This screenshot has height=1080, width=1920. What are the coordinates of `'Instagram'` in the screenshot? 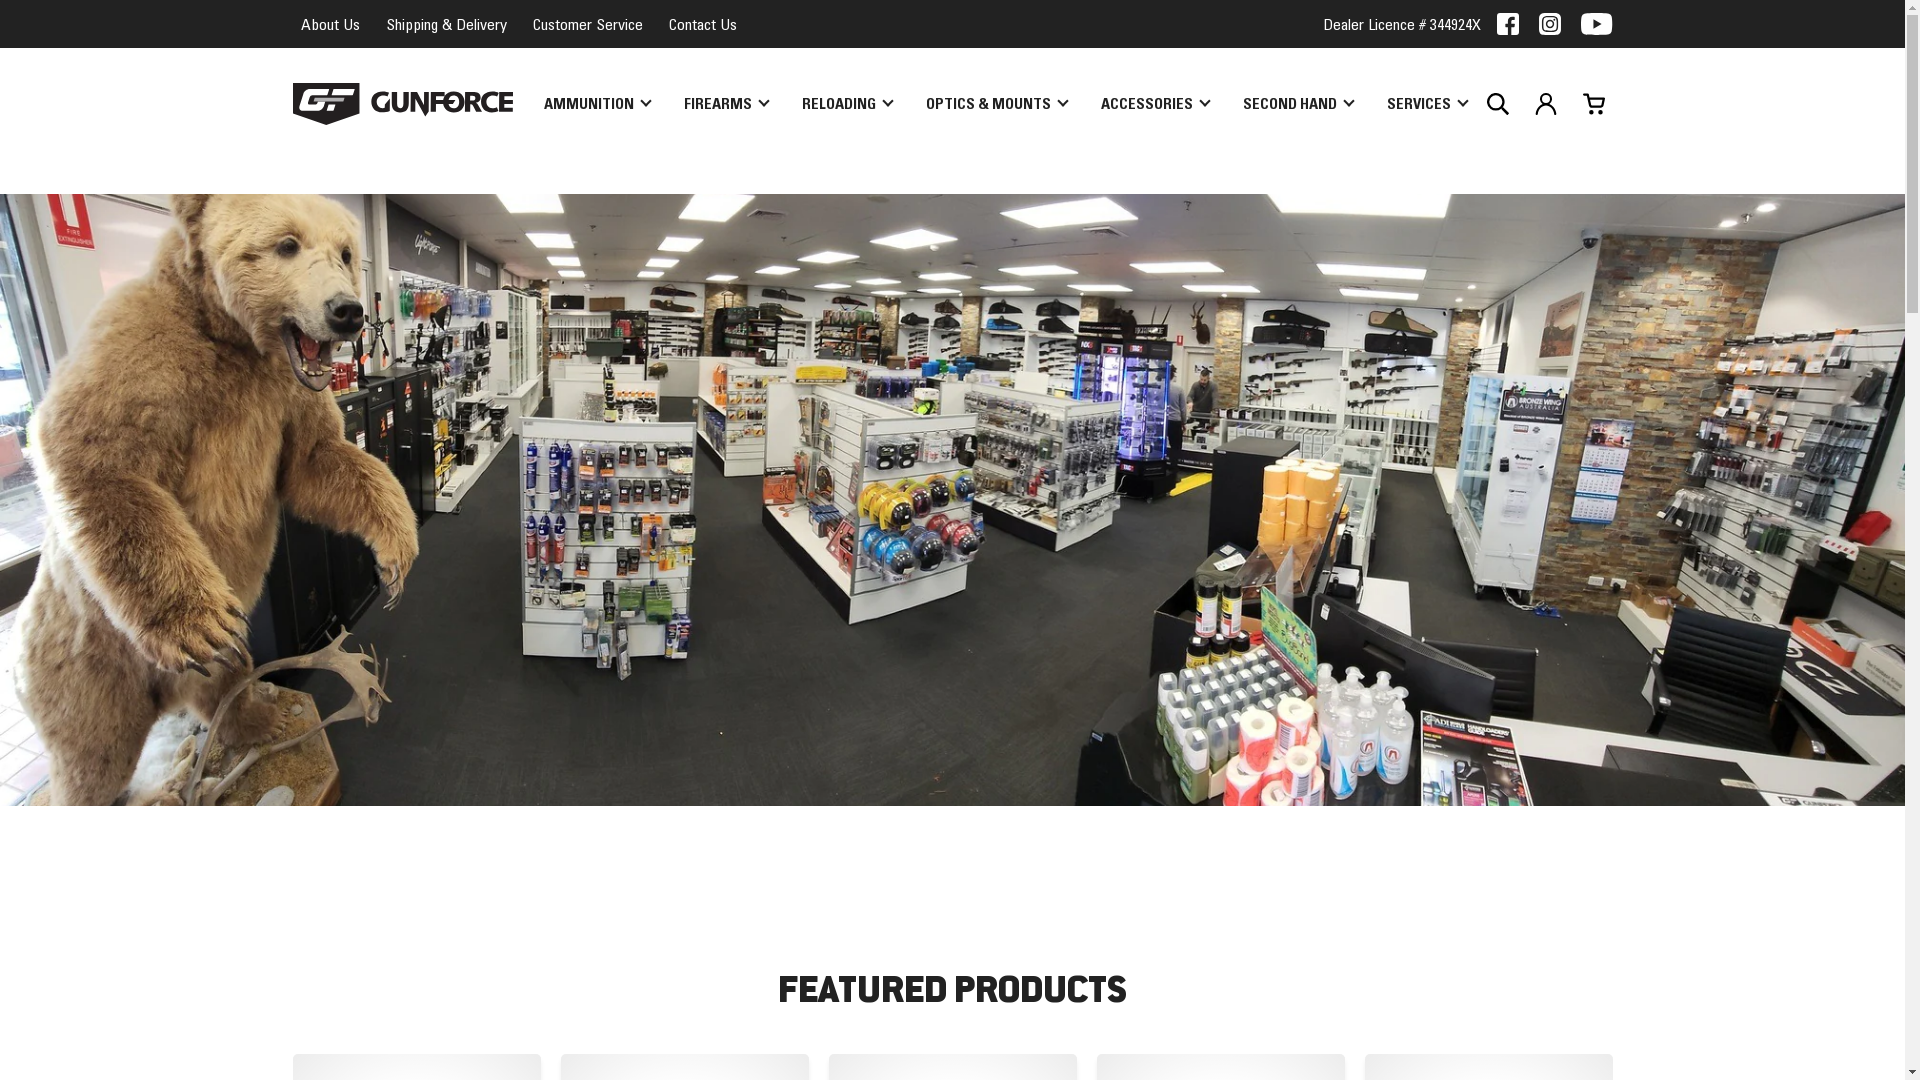 It's located at (1549, 23).